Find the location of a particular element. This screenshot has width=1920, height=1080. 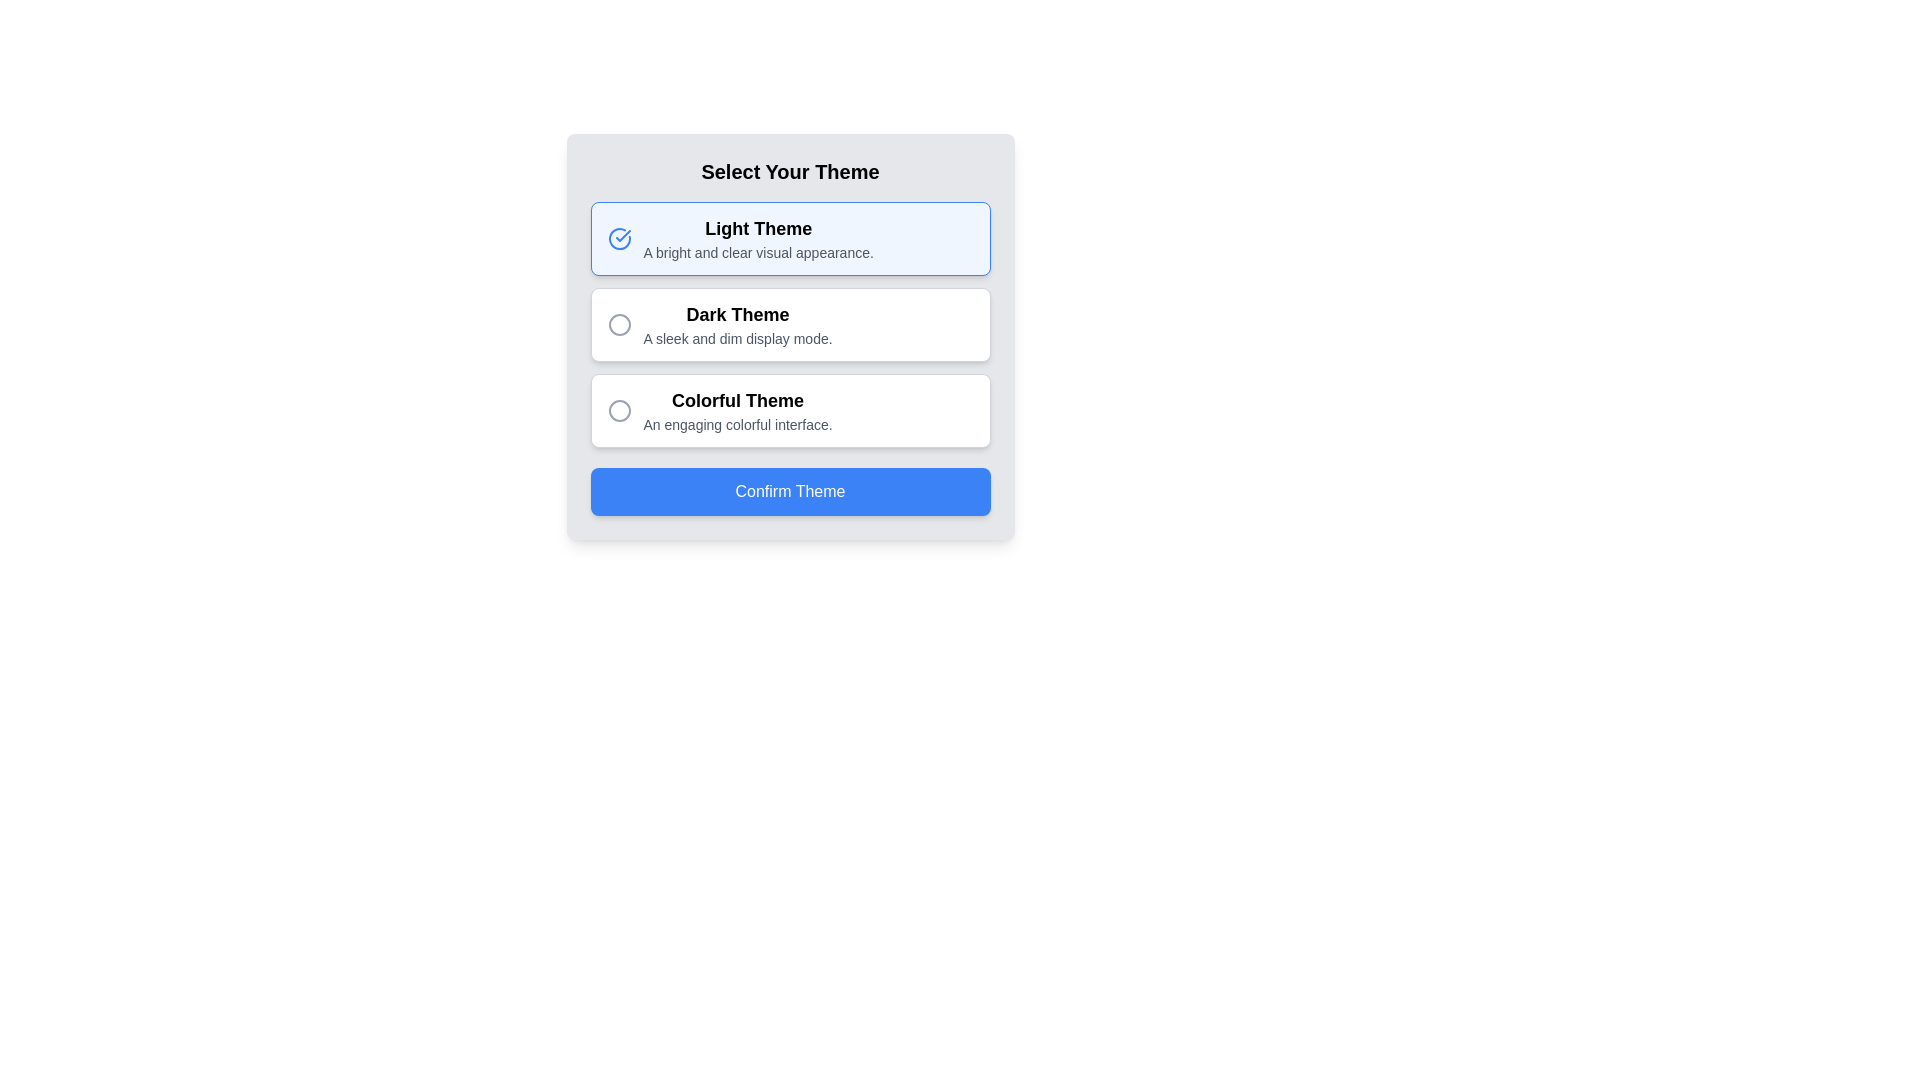

the text snippet reading 'A bright and clear visual appearance.' which is styled in light gray and located below the title 'Light Theme' in the theme options is located at coordinates (757, 252).